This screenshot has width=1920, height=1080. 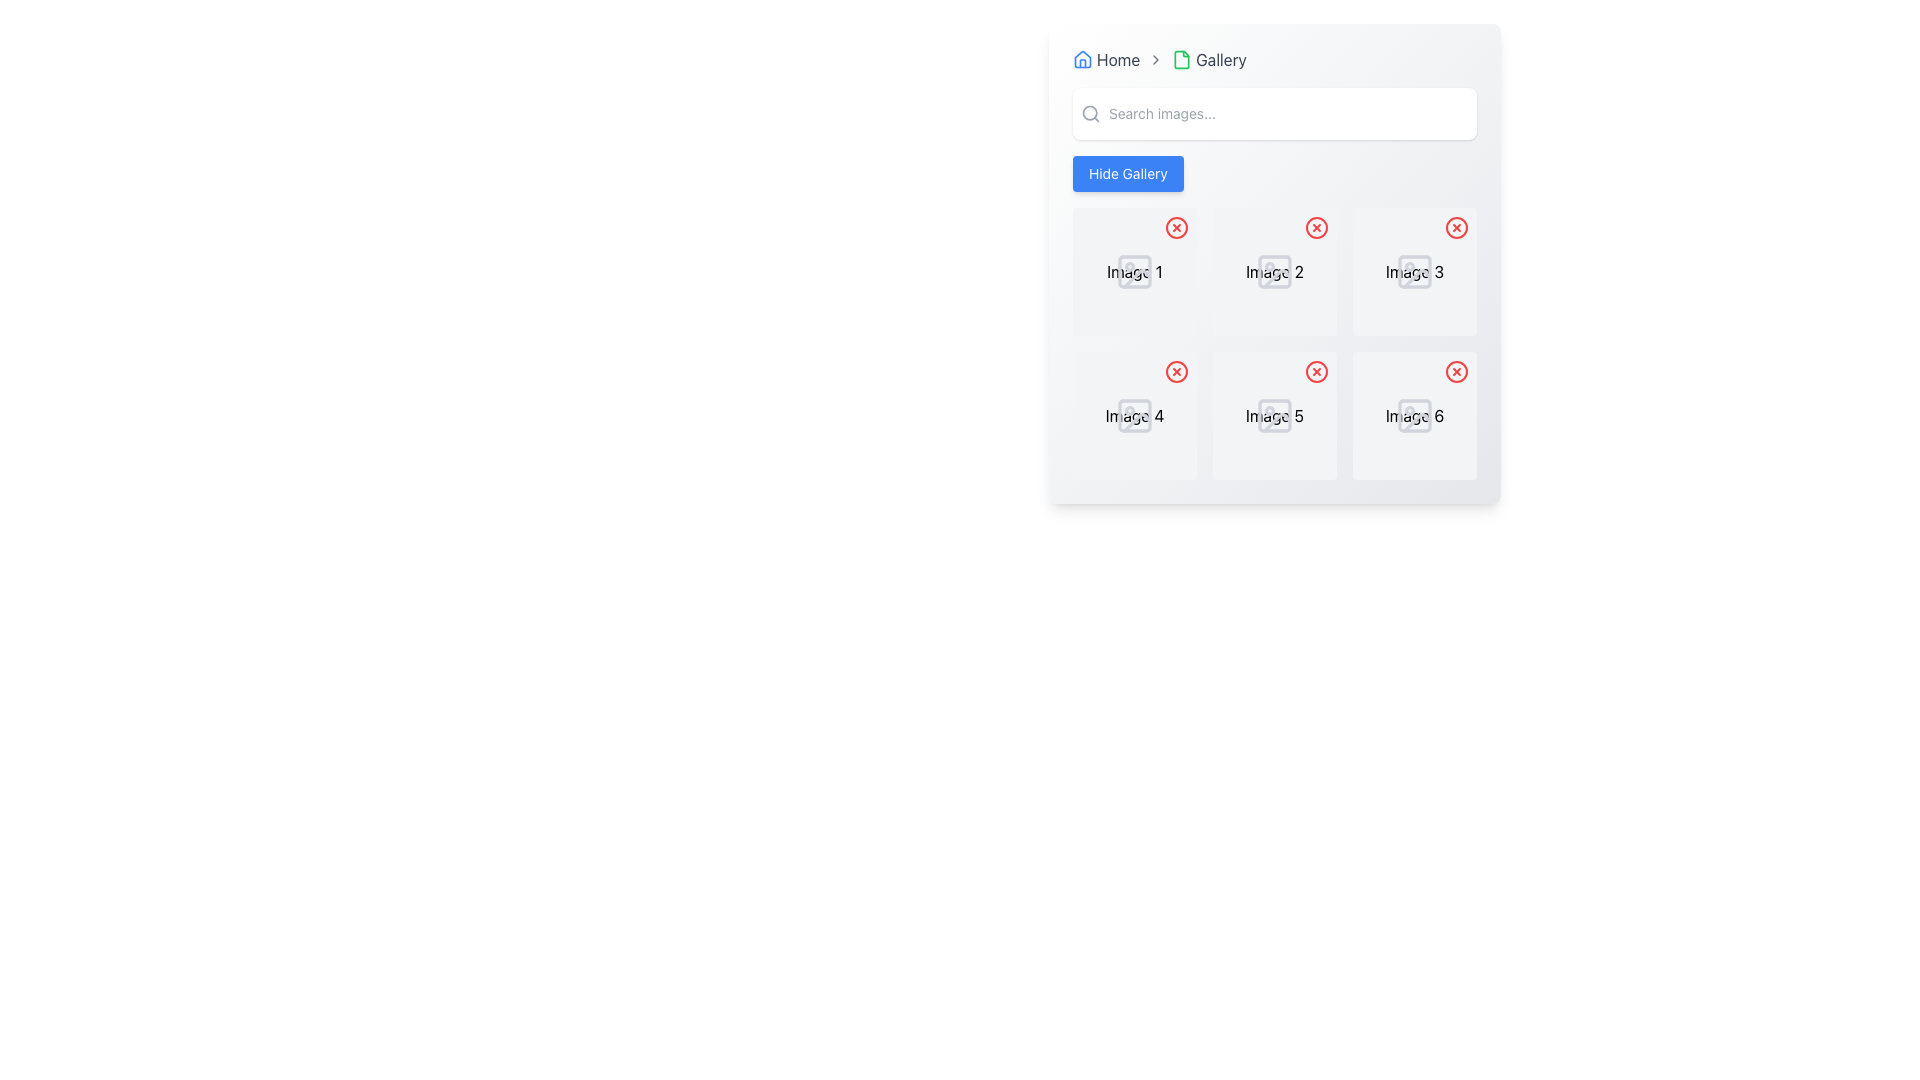 I want to click on text label 'Image 2' located in the center column of the second row in the gallery interface, so click(x=1274, y=272).